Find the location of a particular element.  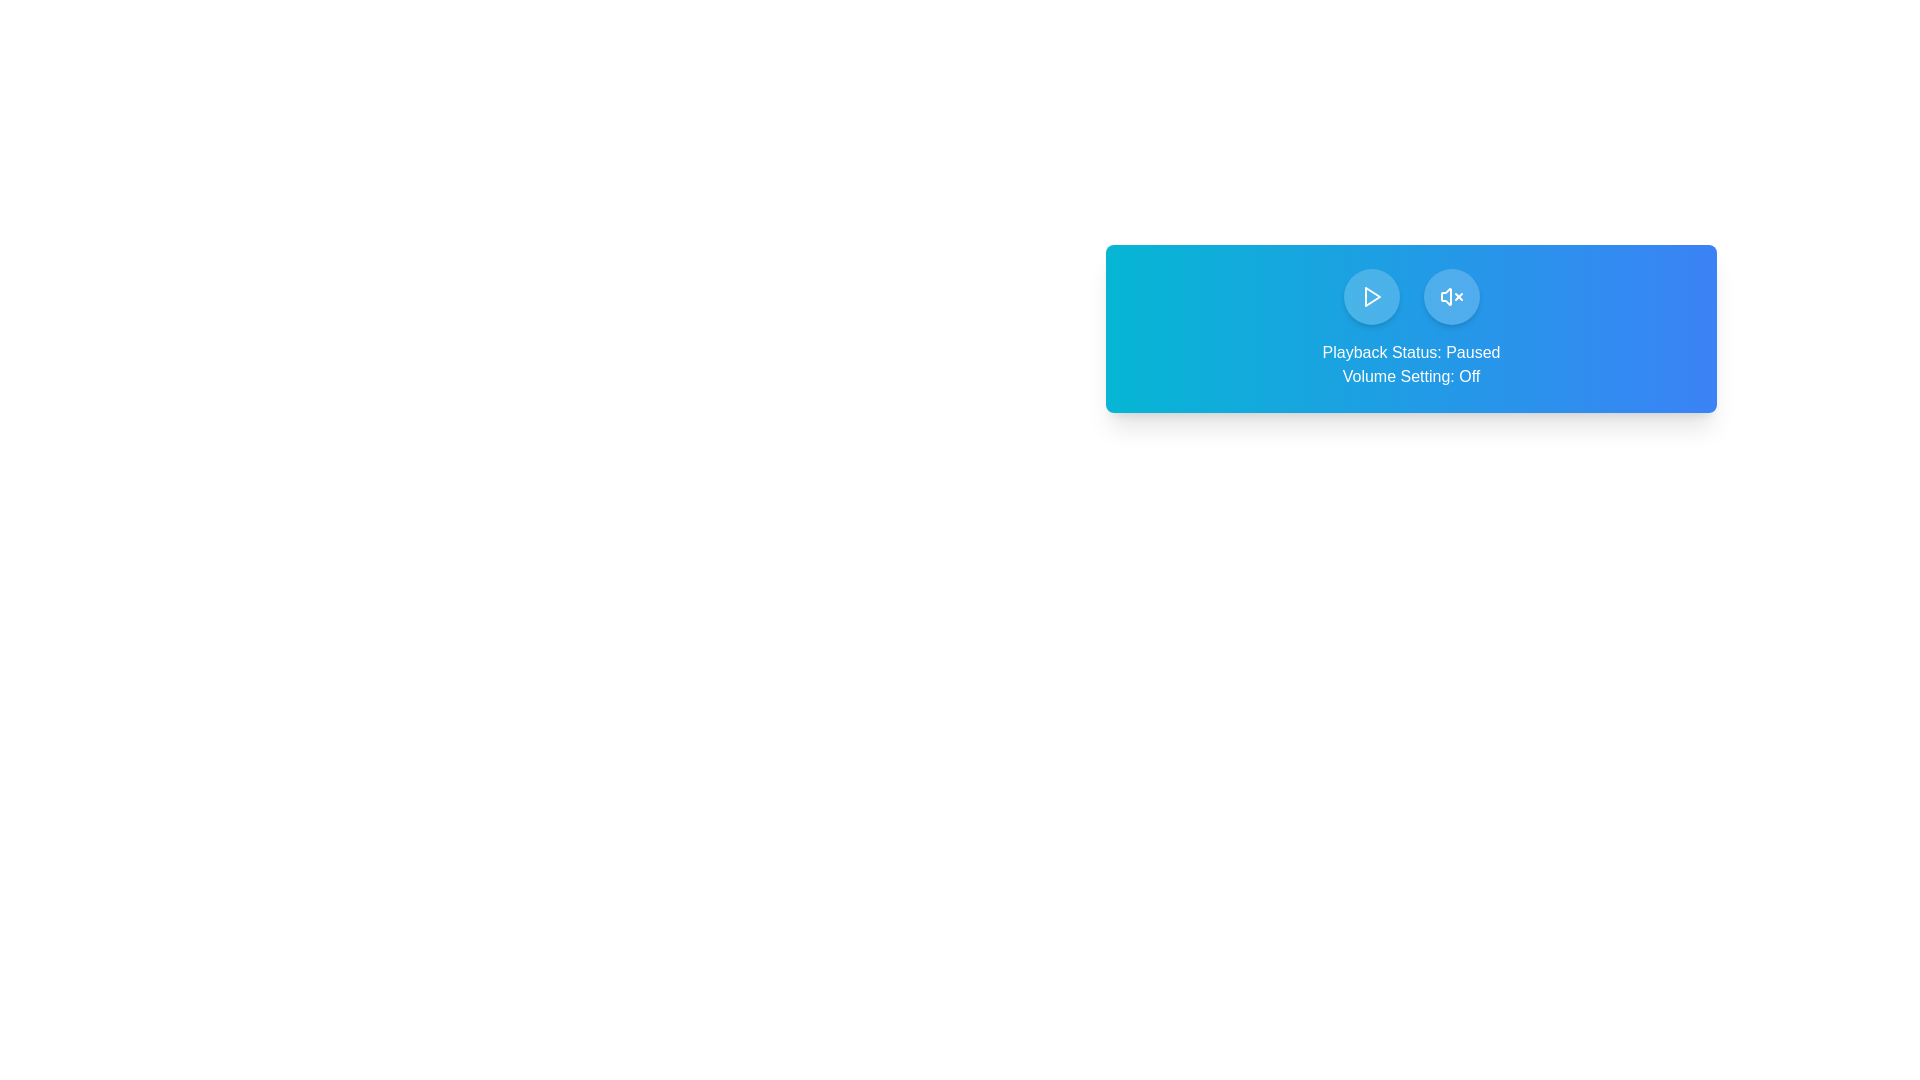

the playback toggle button to change the playback state is located at coordinates (1370, 297).